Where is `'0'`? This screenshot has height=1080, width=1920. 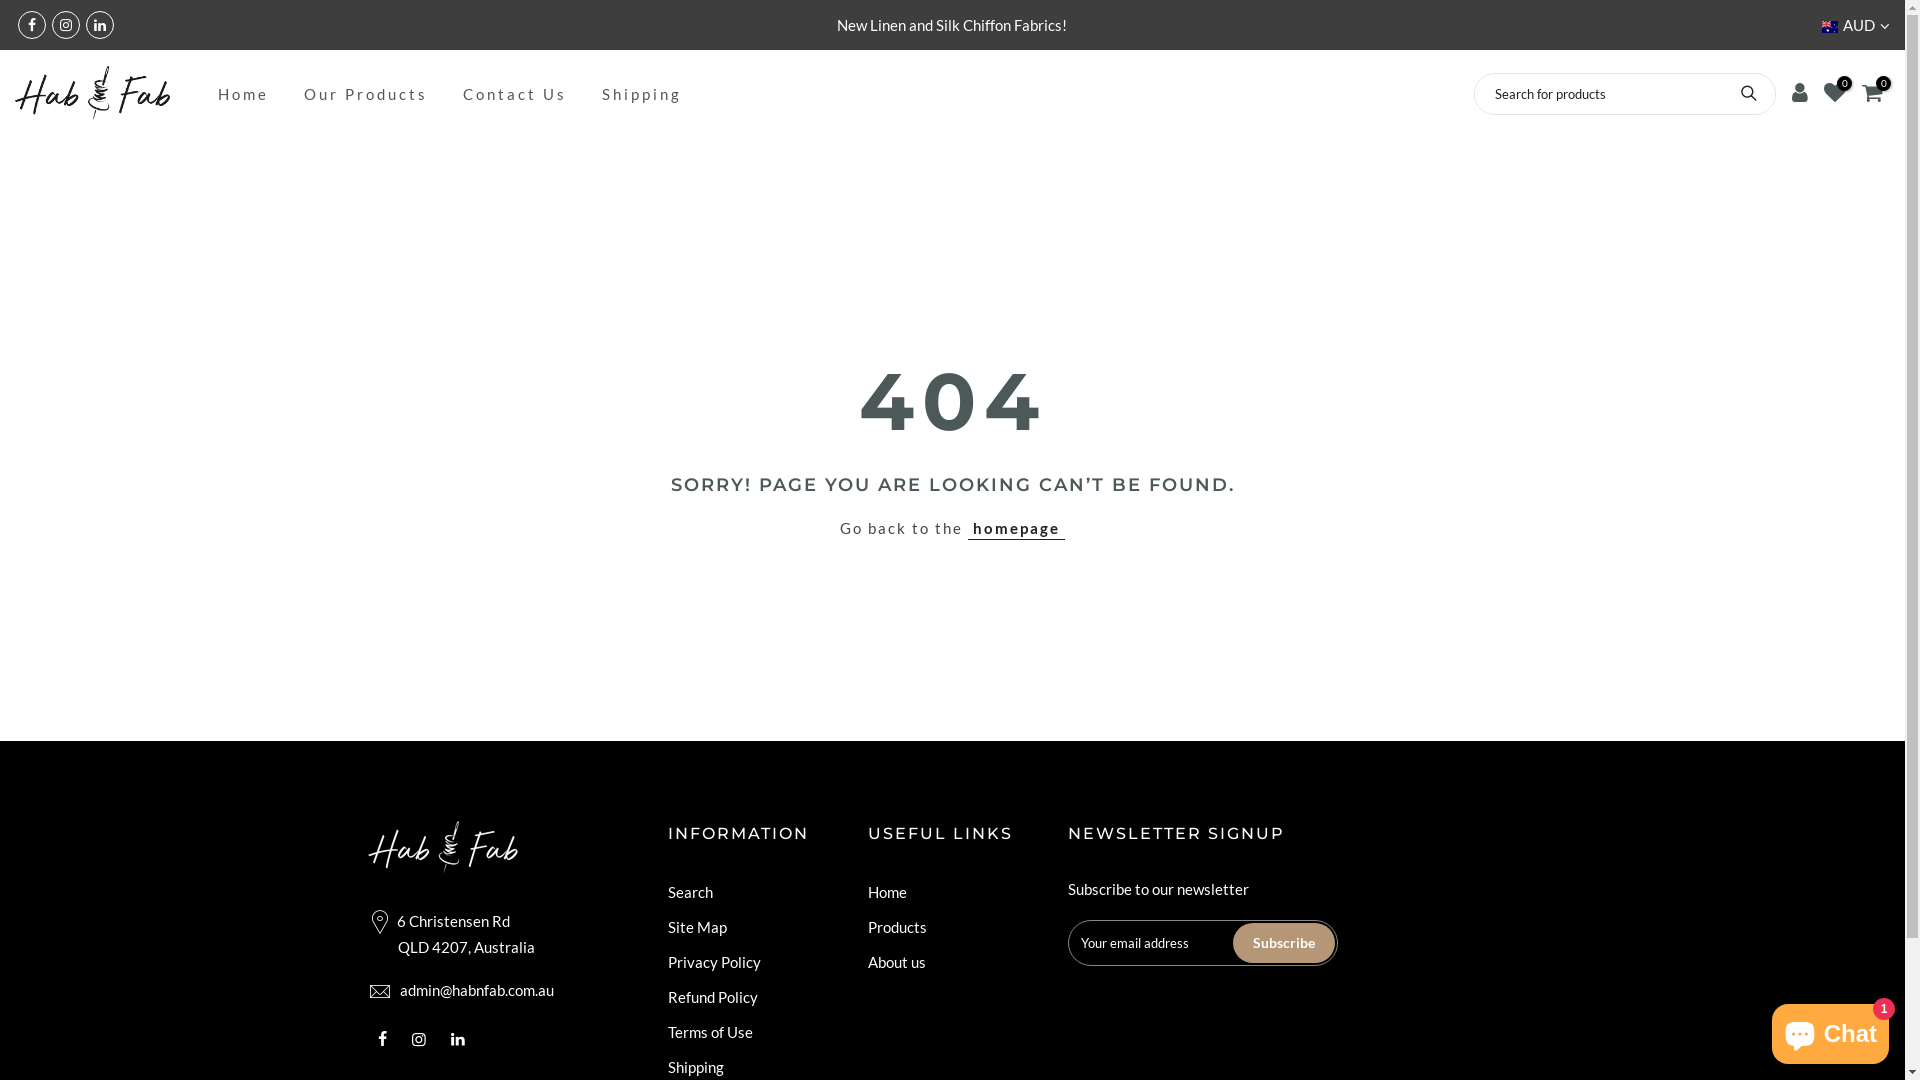 '0' is located at coordinates (1871, 93).